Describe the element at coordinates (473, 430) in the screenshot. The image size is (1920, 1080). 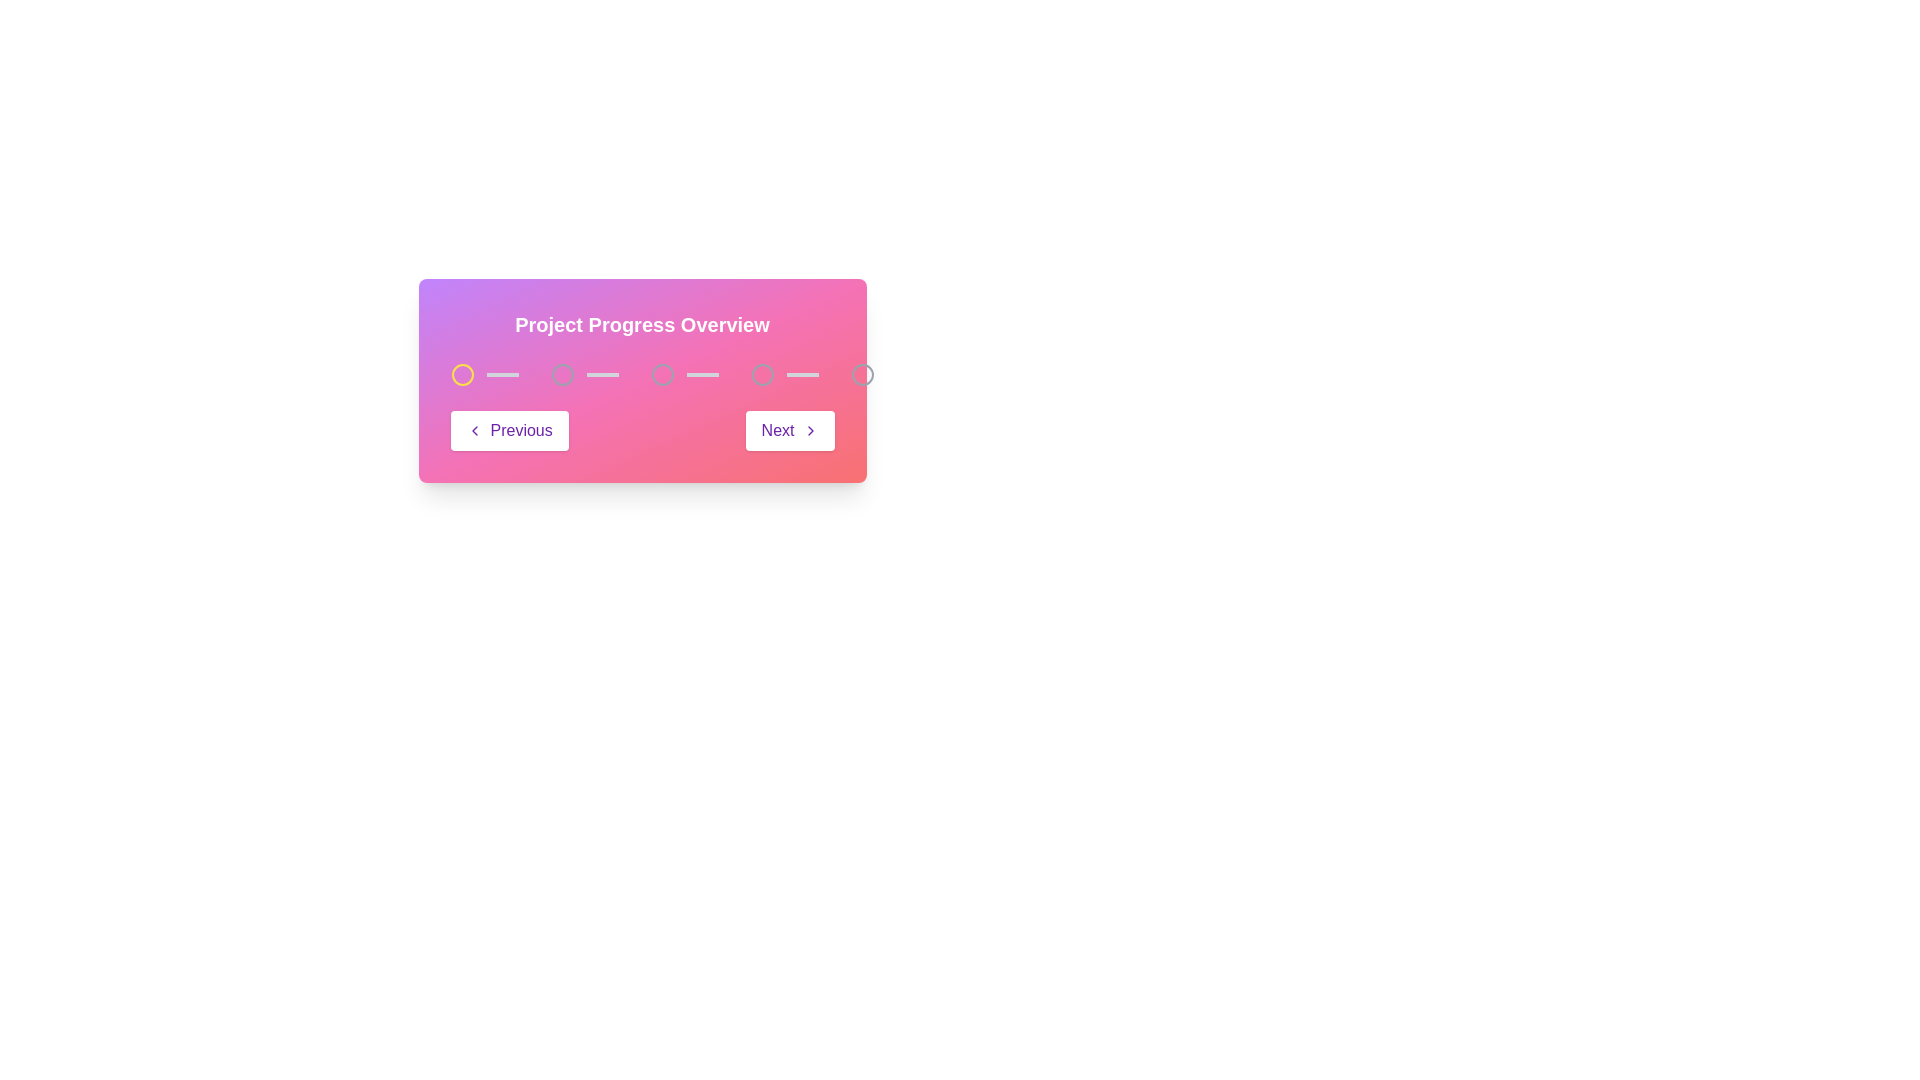
I see `the left-pointing chevron icon within the 'Previous' button, which indicates a backward navigation action in the progress-tracking interface` at that location.